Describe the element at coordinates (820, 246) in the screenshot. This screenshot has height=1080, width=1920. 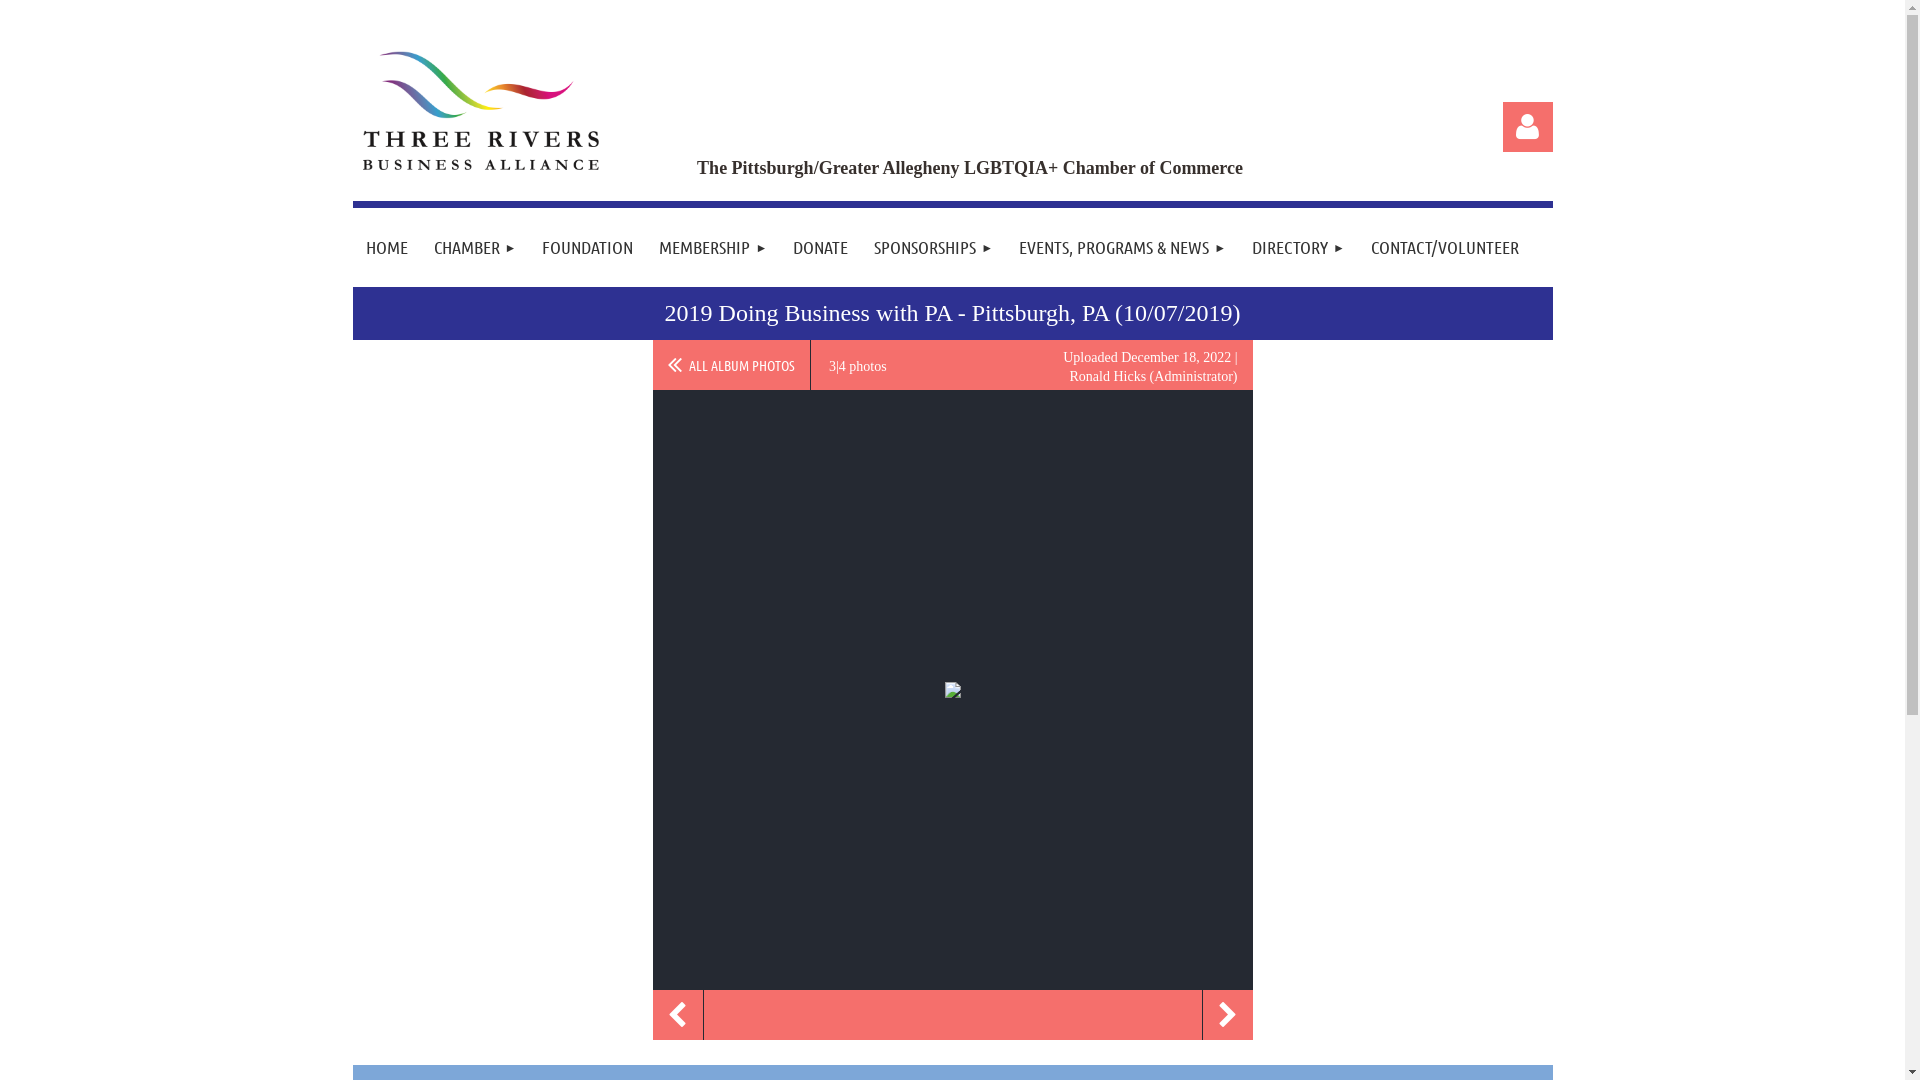
I see `'DONATE'` at that location.